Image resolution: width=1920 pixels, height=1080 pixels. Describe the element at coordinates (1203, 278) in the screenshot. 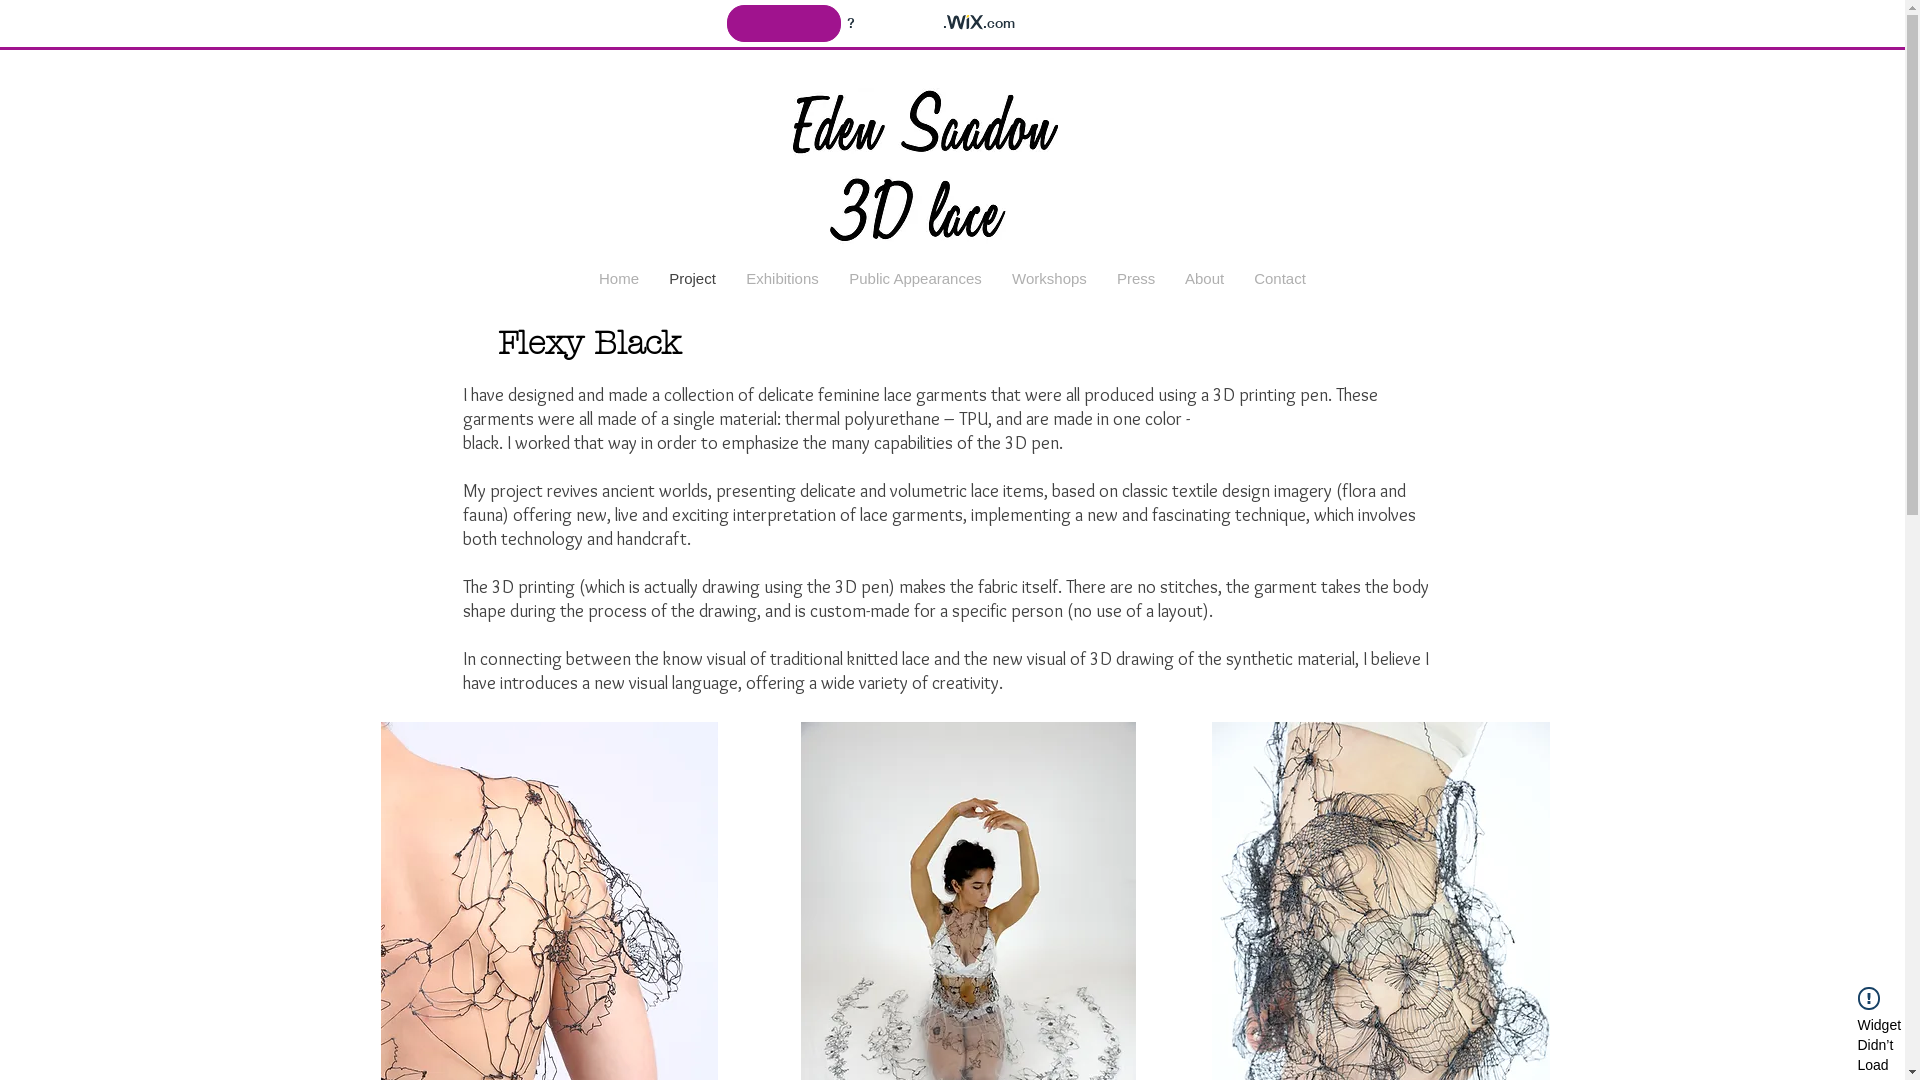

I see `'About'` at that location.